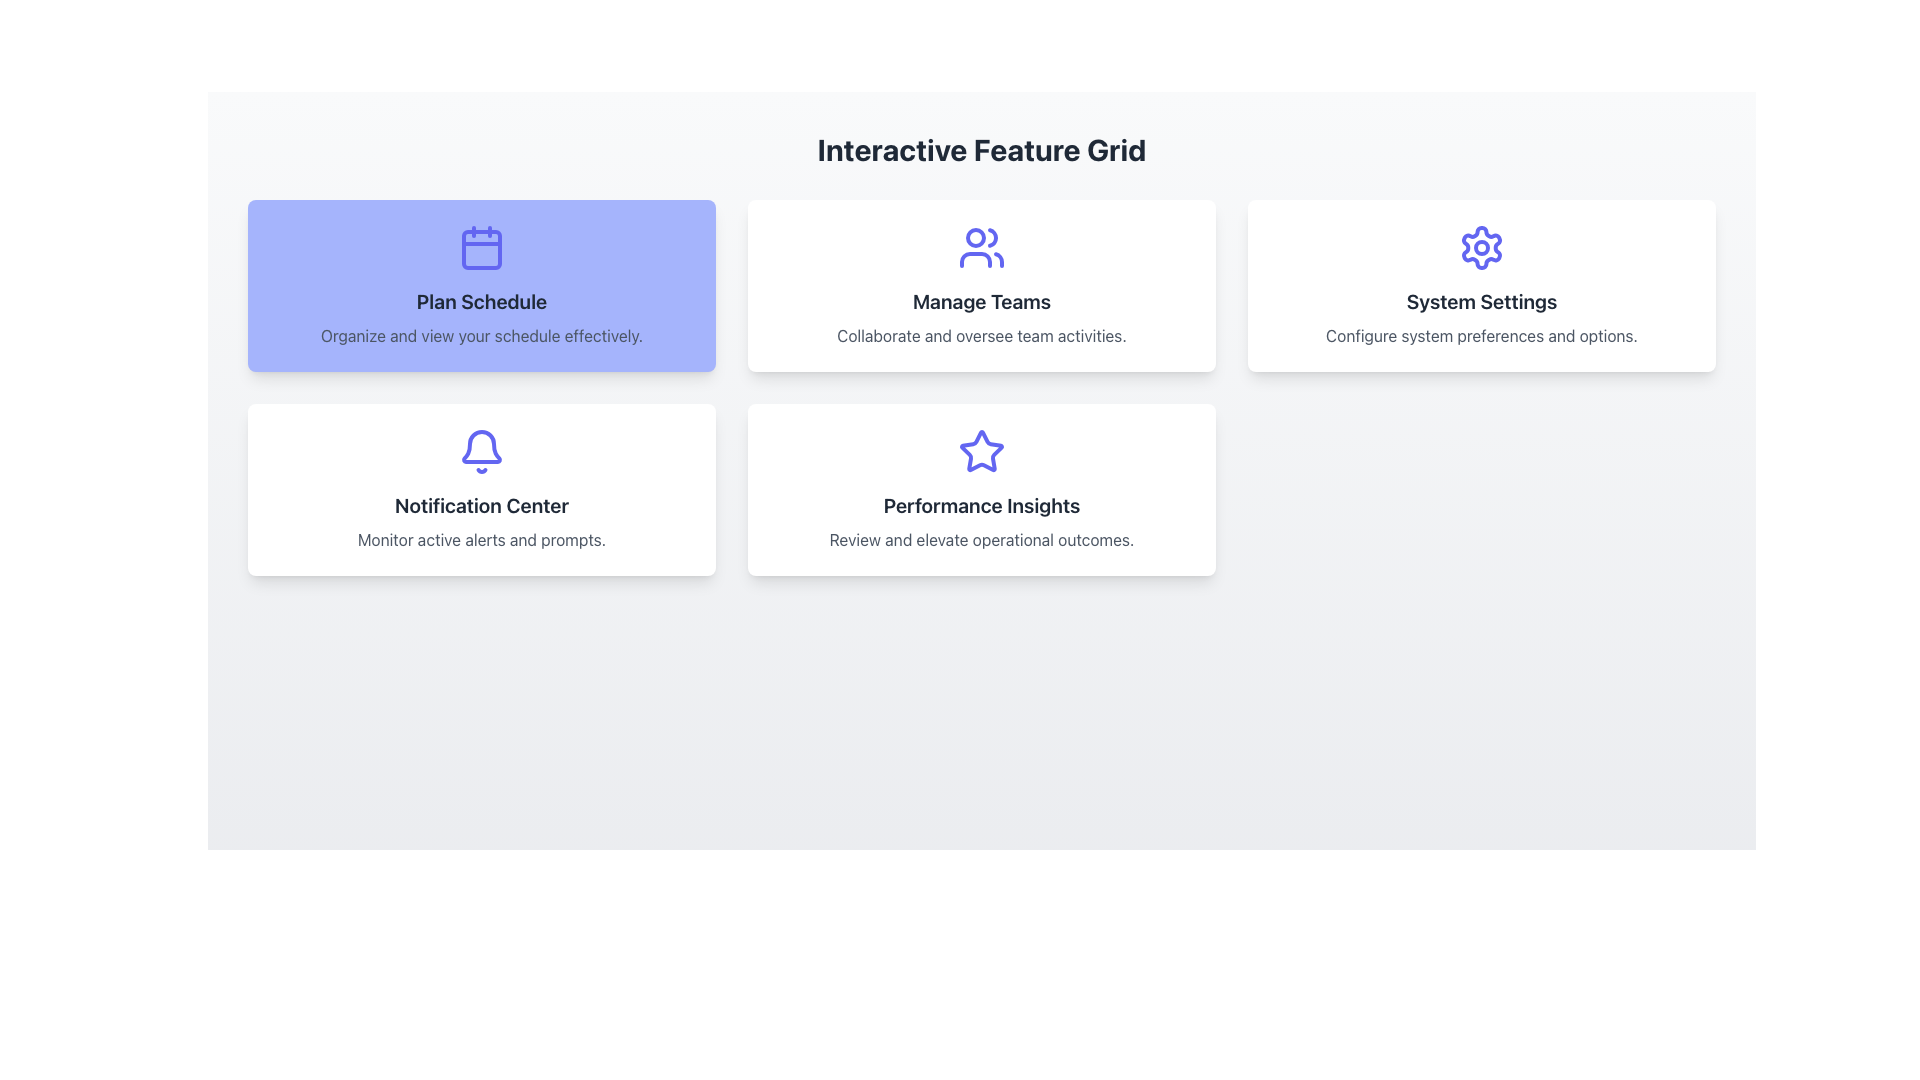 This screenshot has width=1920, height=1080. Describe the element at coordinates (481, 285) in the screenshot. I see `the first interactive card in the grid layout` at that location.